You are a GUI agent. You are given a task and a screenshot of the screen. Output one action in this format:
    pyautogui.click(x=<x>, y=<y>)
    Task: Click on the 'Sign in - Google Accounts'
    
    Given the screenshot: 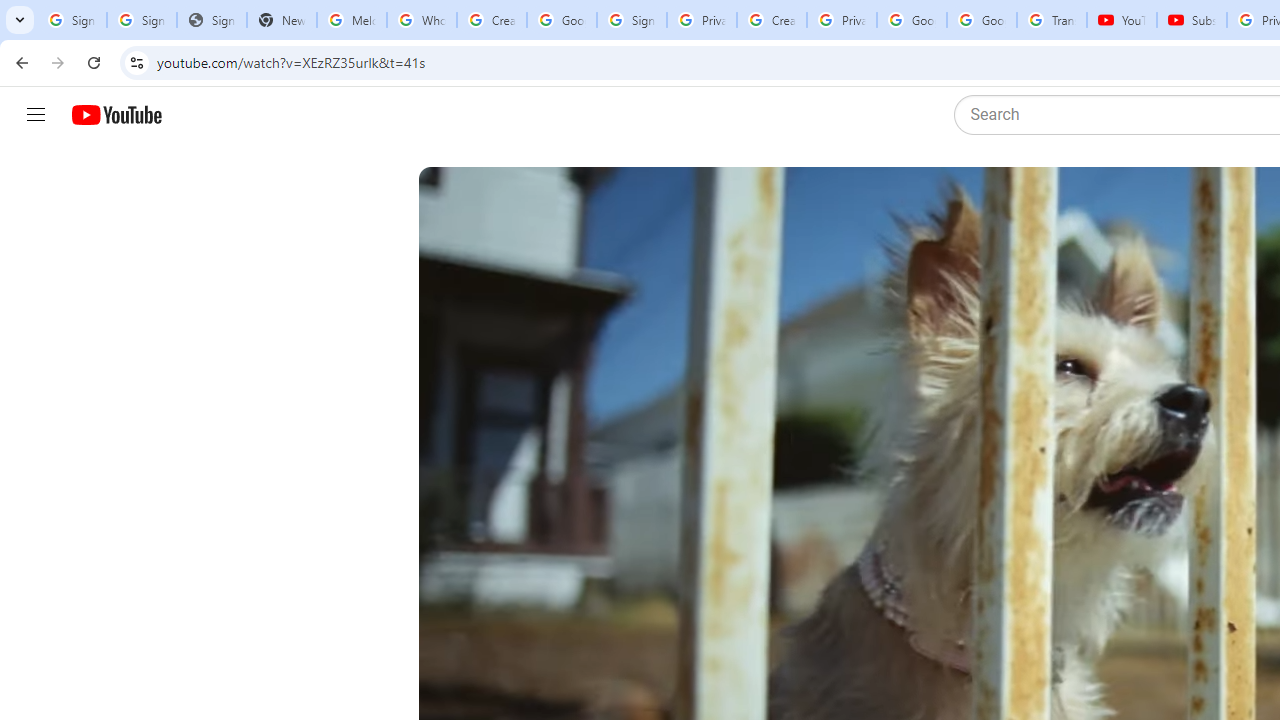 What is the action you would take?
    pyautogui.click(x=630, y=20)
    